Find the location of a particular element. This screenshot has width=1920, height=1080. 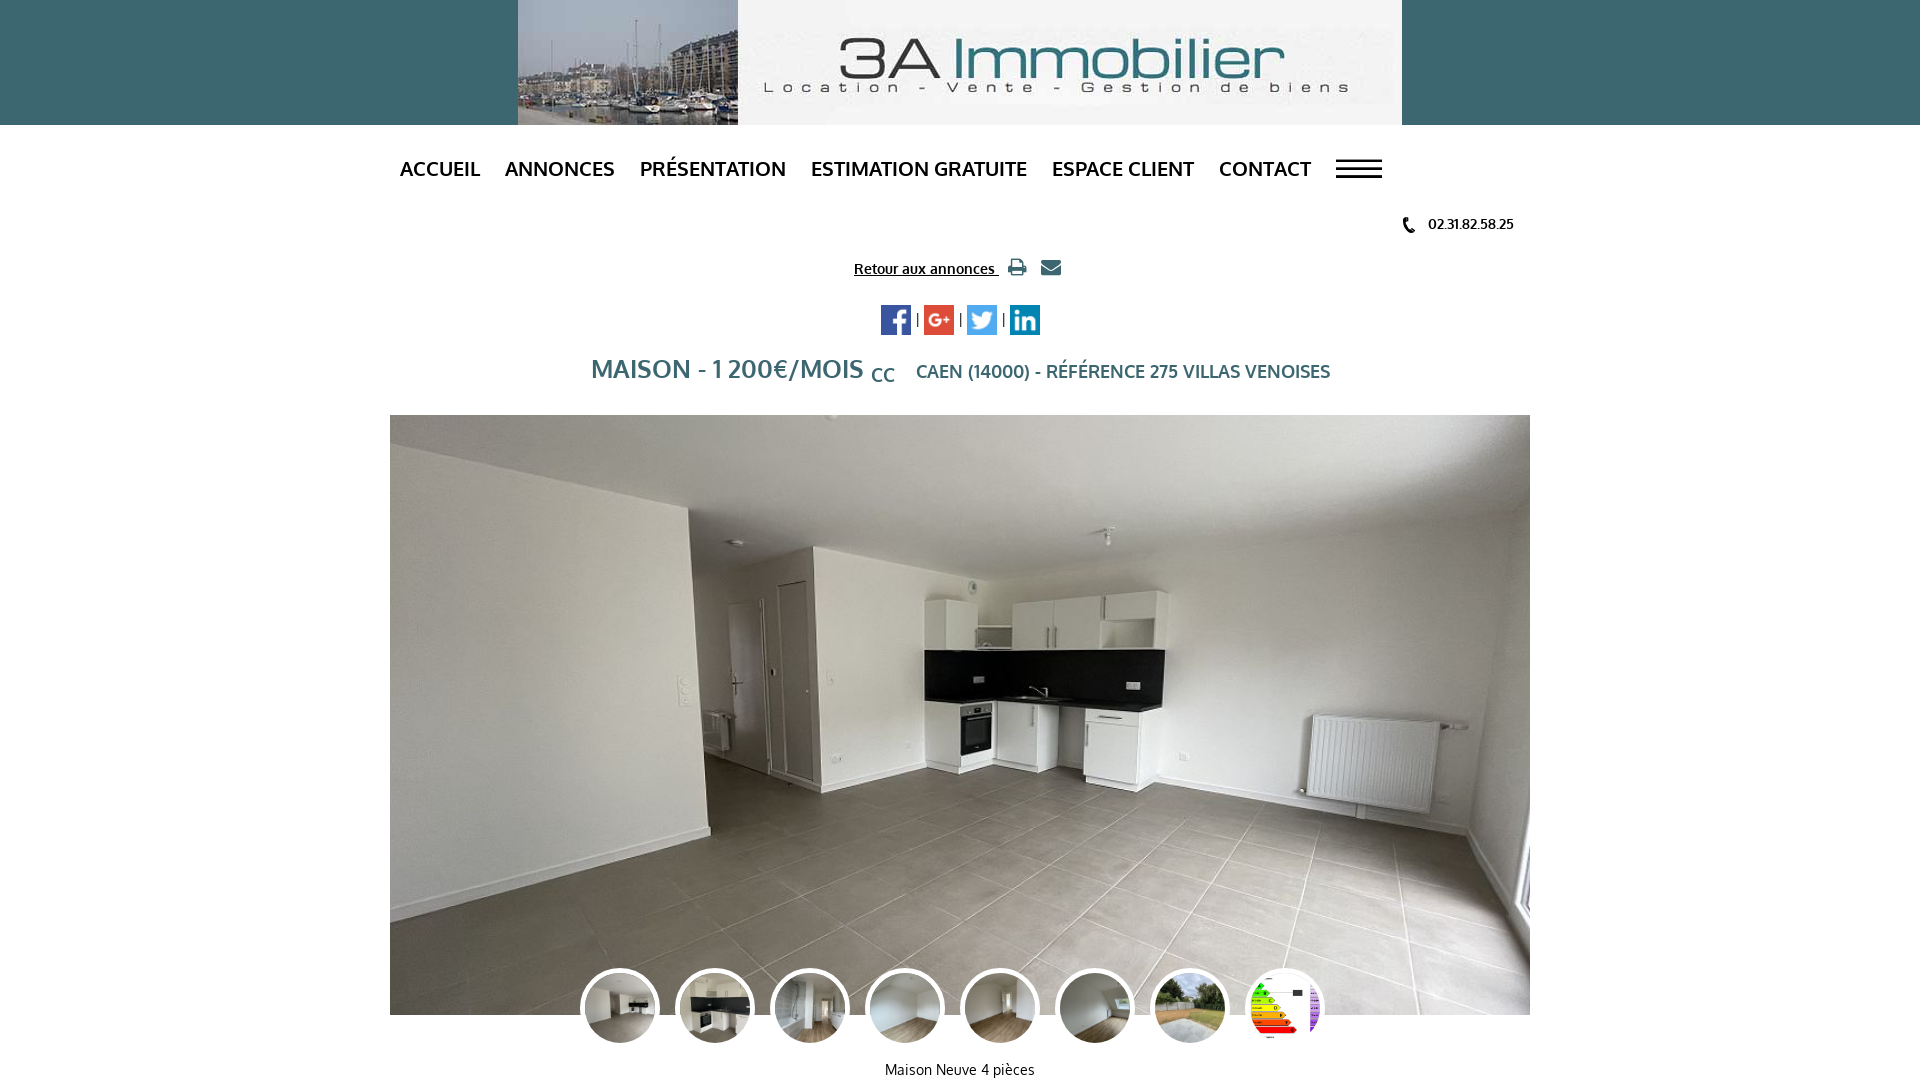

'CONTACT' is located at coordinates (1218, 167).